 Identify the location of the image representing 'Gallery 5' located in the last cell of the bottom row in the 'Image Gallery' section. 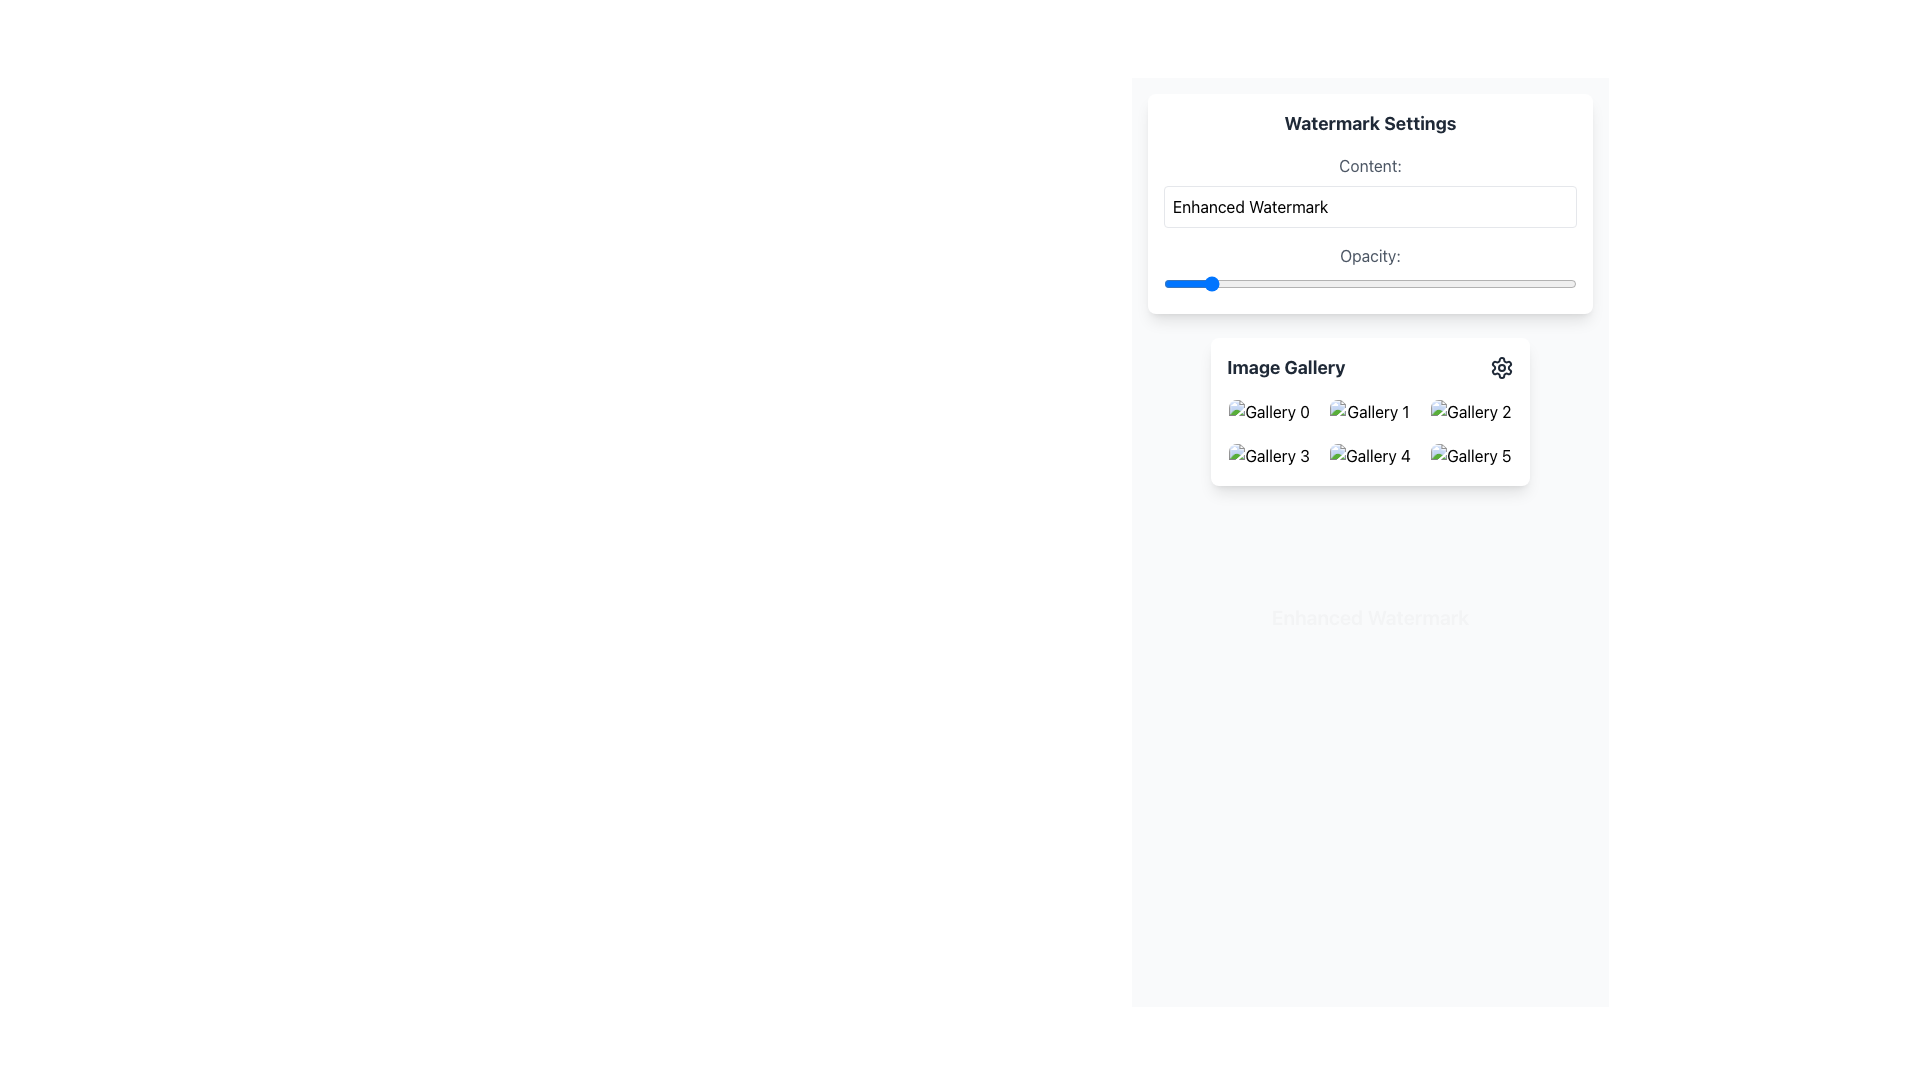
(1470, 455).